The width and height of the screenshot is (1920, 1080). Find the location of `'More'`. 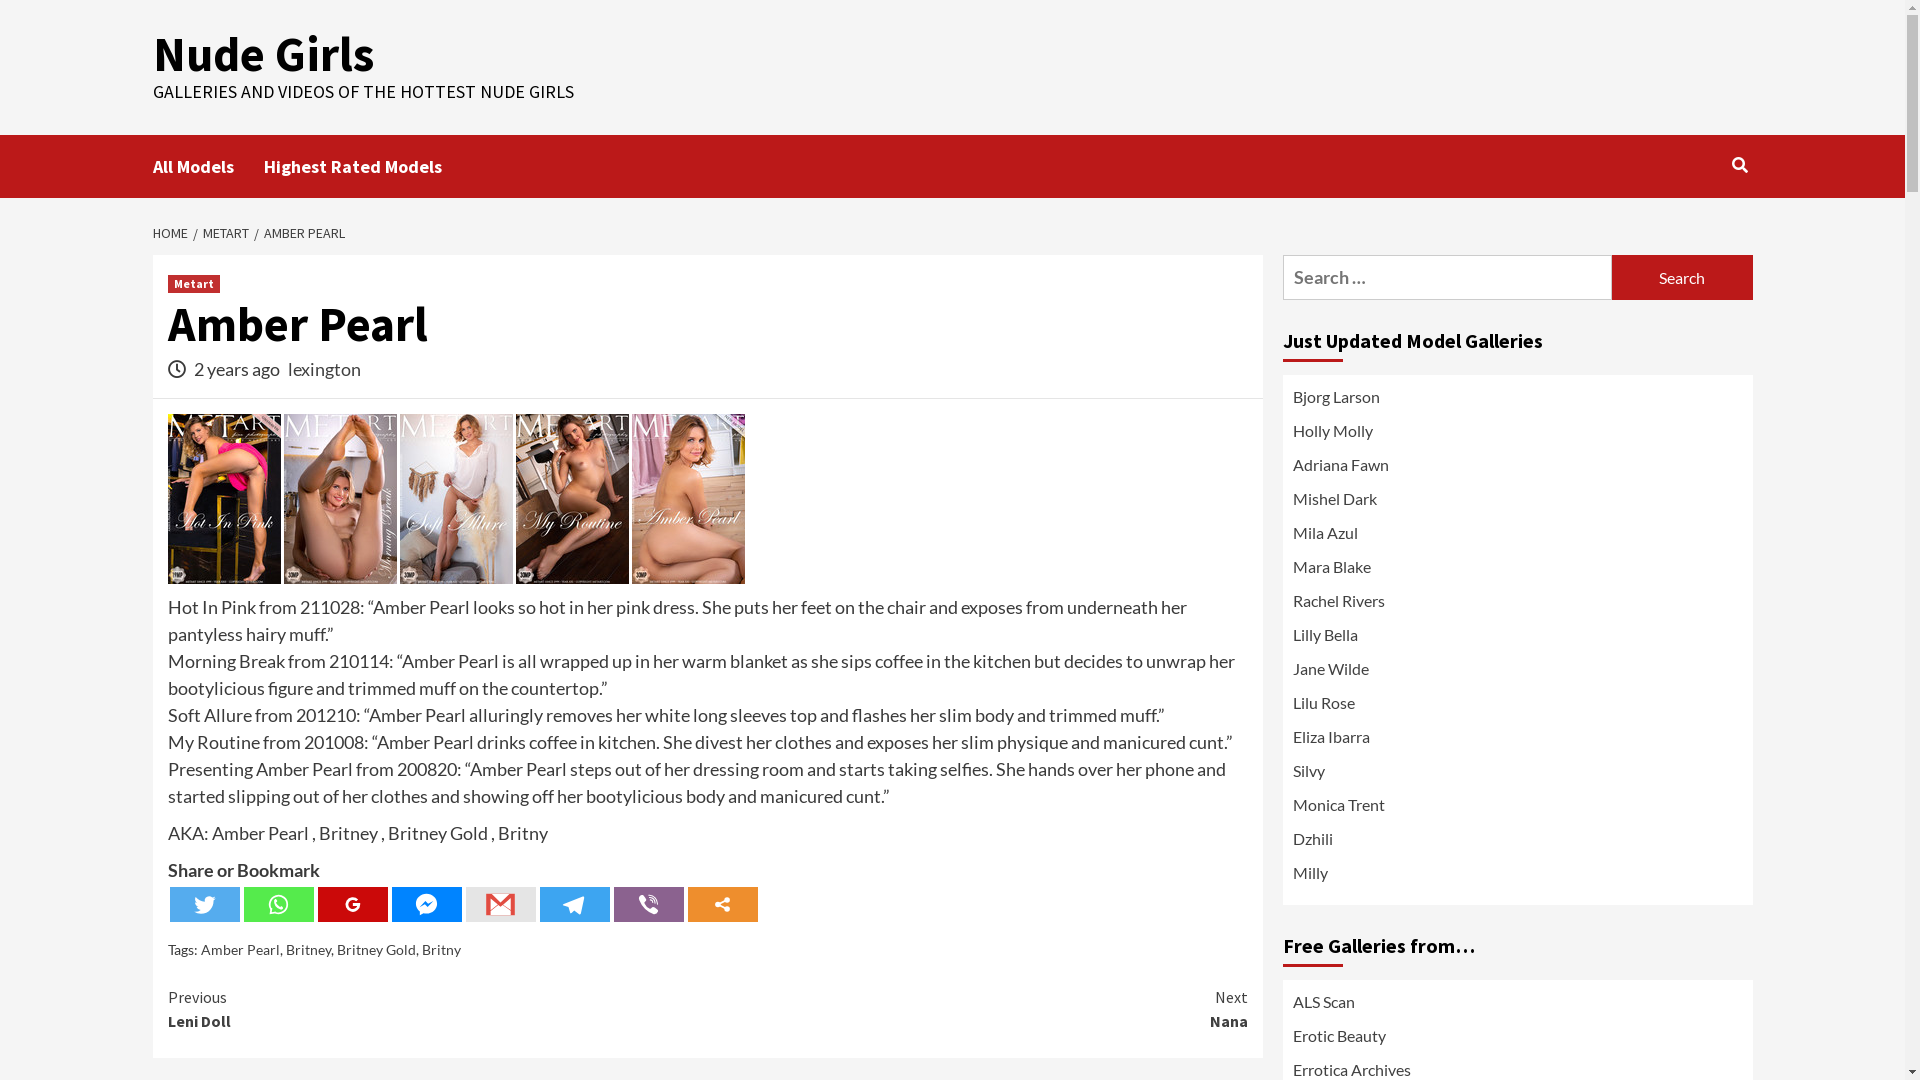

'More' is located at coordinates (687, 904).